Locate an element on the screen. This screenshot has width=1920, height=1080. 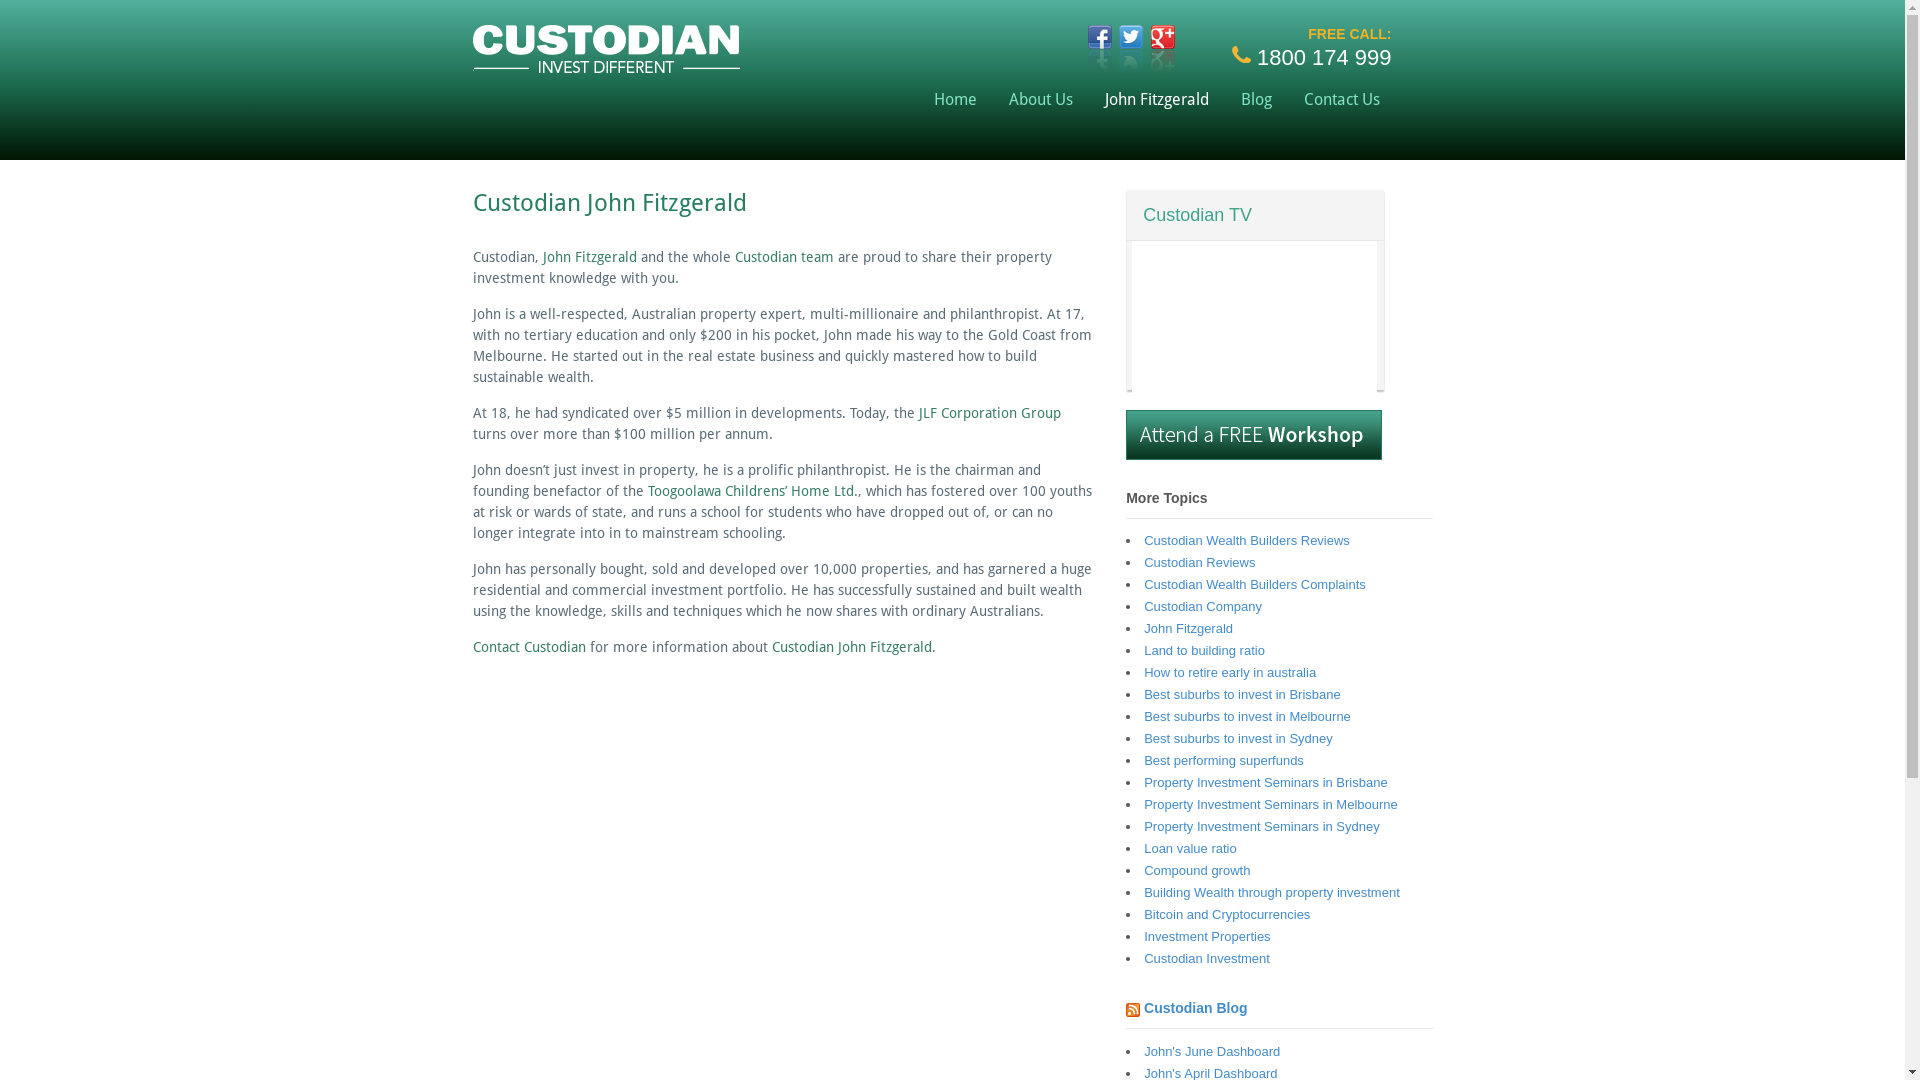
'About Us' is located at coordinates (1040, 99).